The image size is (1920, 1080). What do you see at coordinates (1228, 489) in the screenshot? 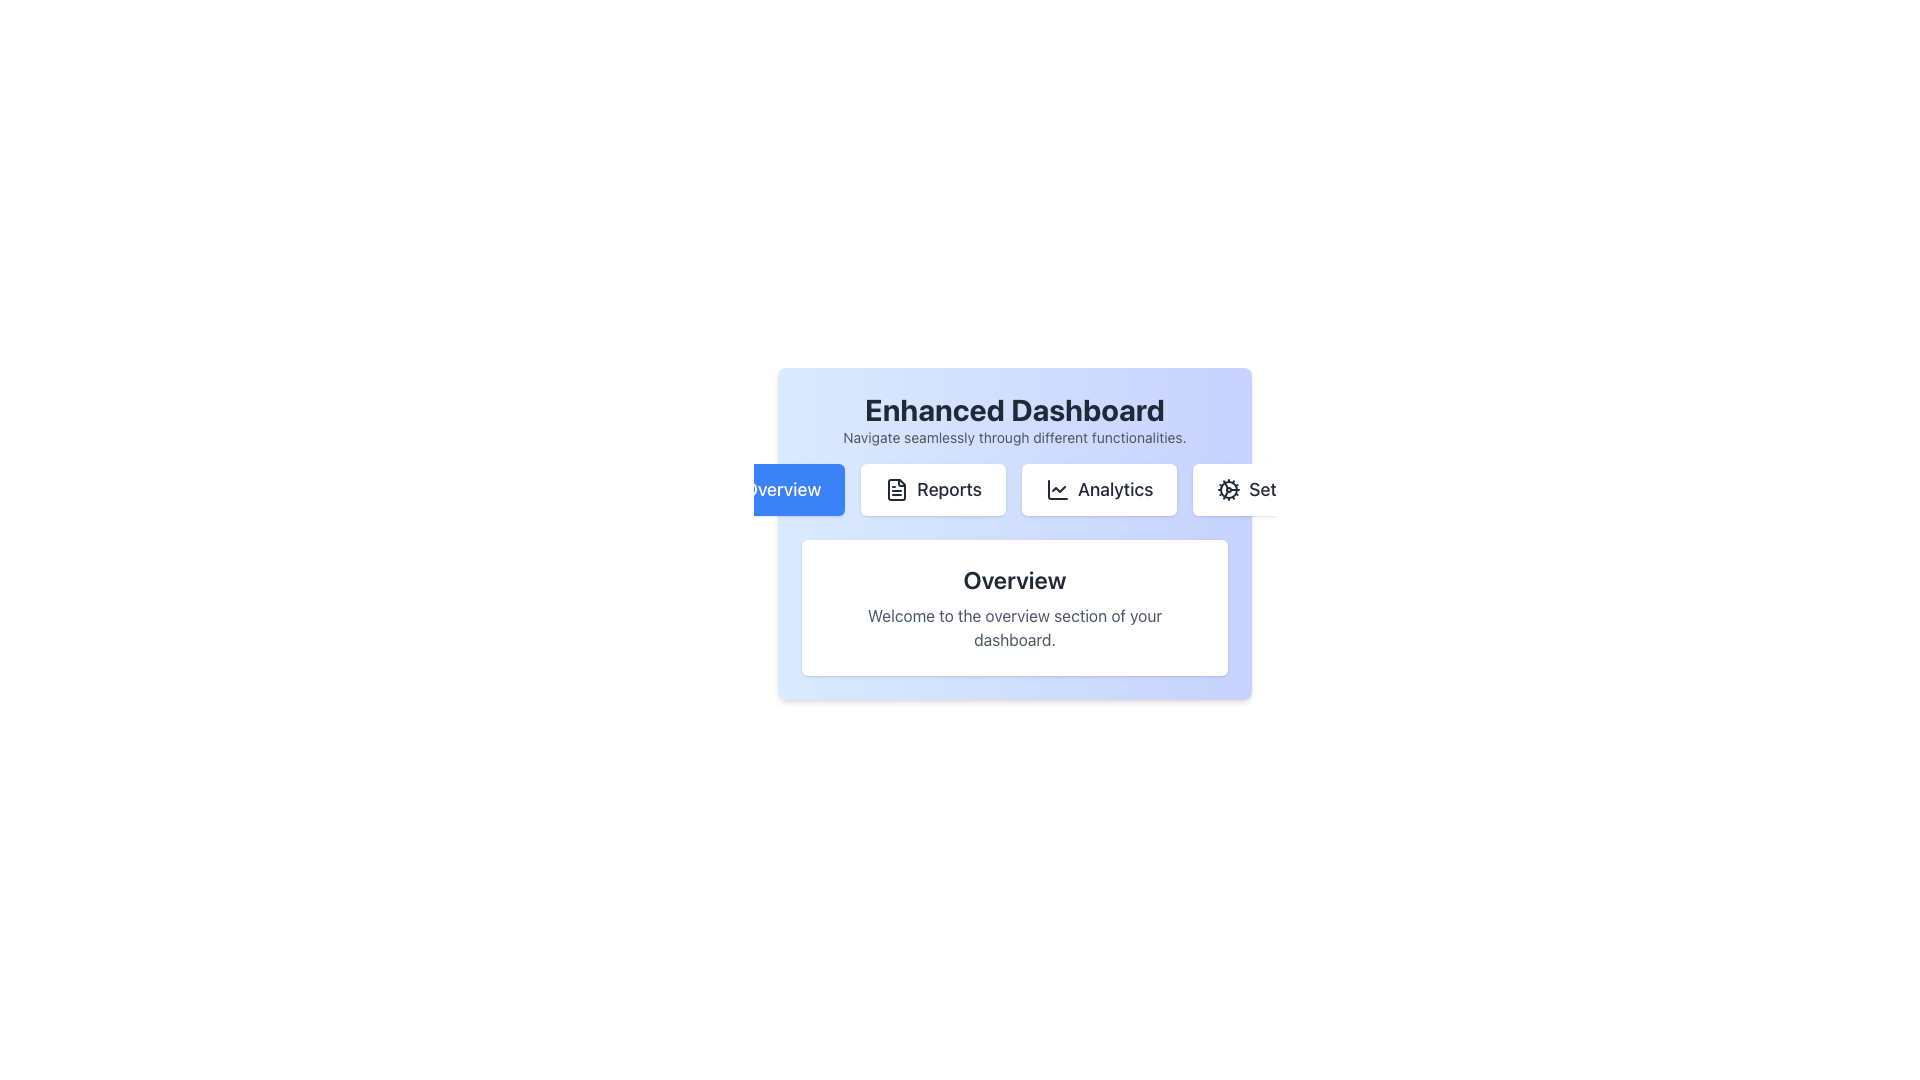
I see `the cogwheel icon within the 'Settings' button, which is located to the far right of the navigation row` at bounding box center [1228, 489].